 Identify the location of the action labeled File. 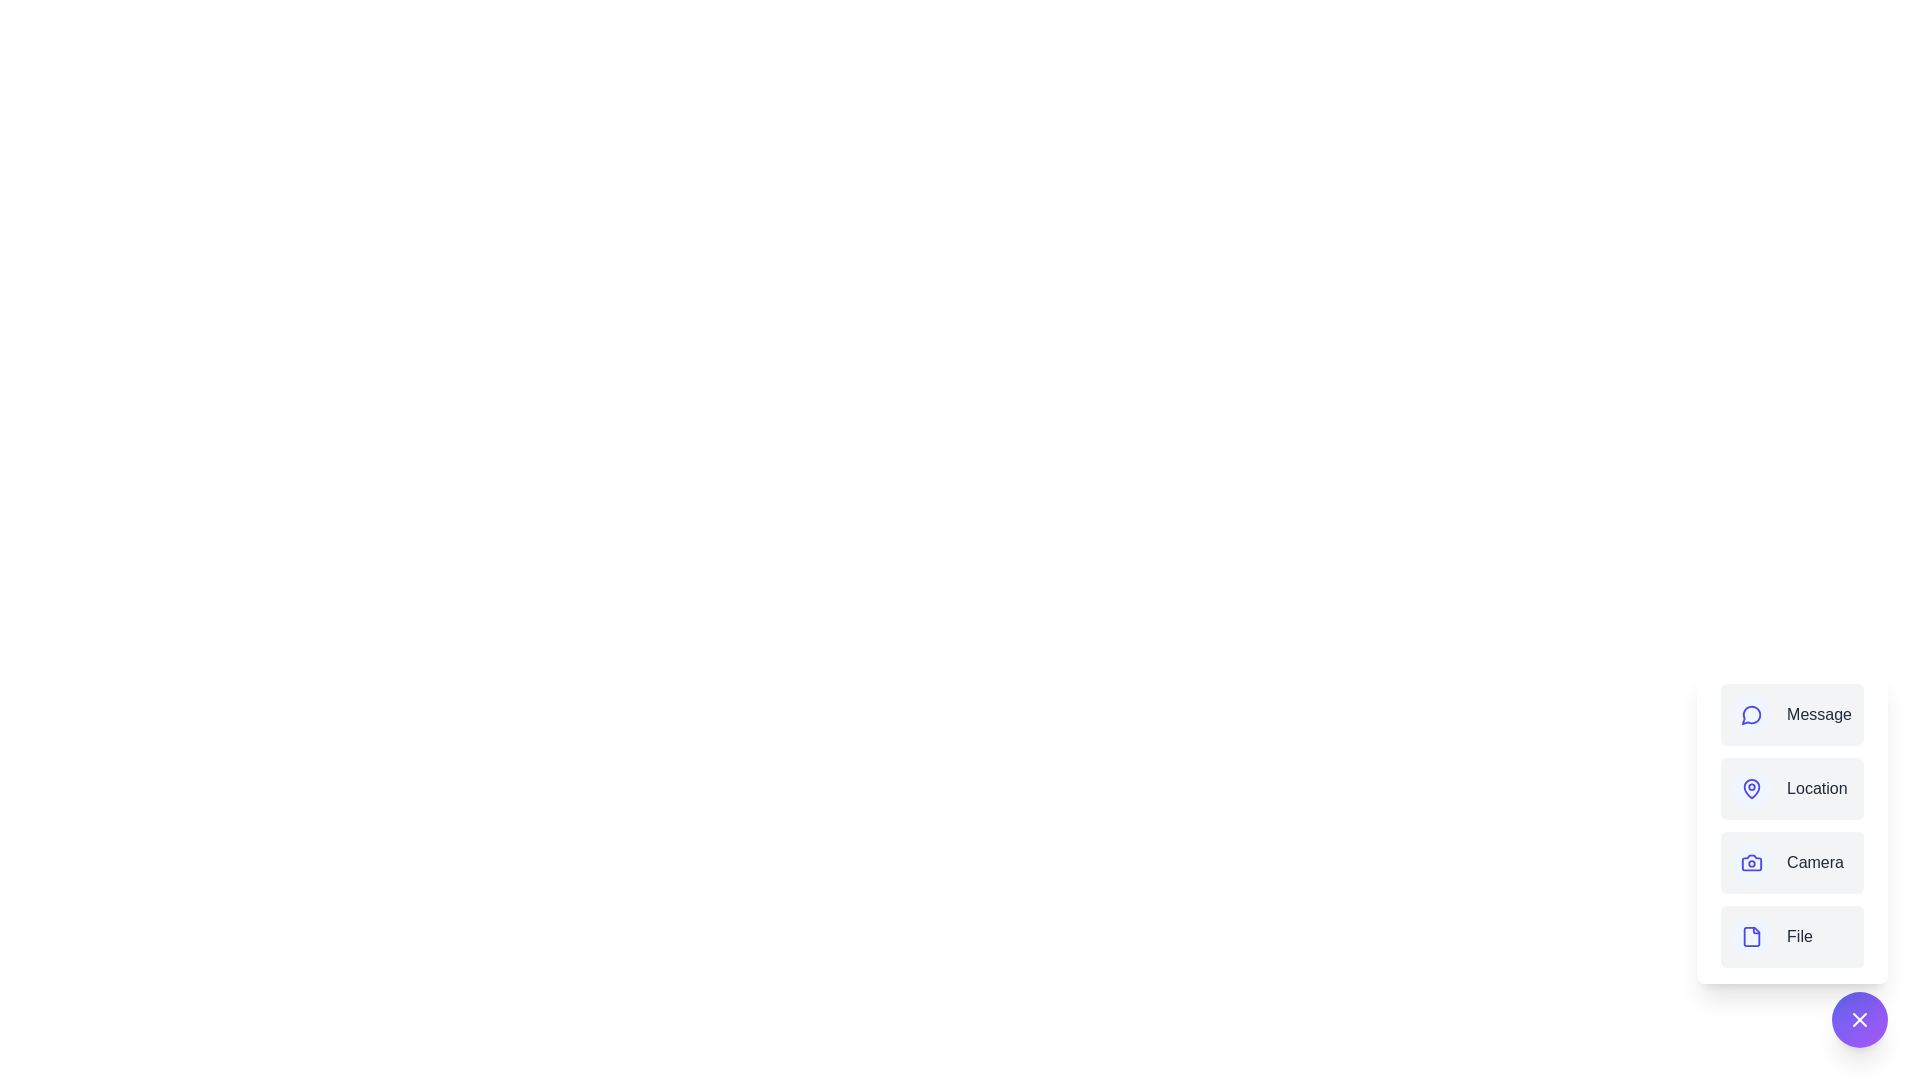
(1792, 937).